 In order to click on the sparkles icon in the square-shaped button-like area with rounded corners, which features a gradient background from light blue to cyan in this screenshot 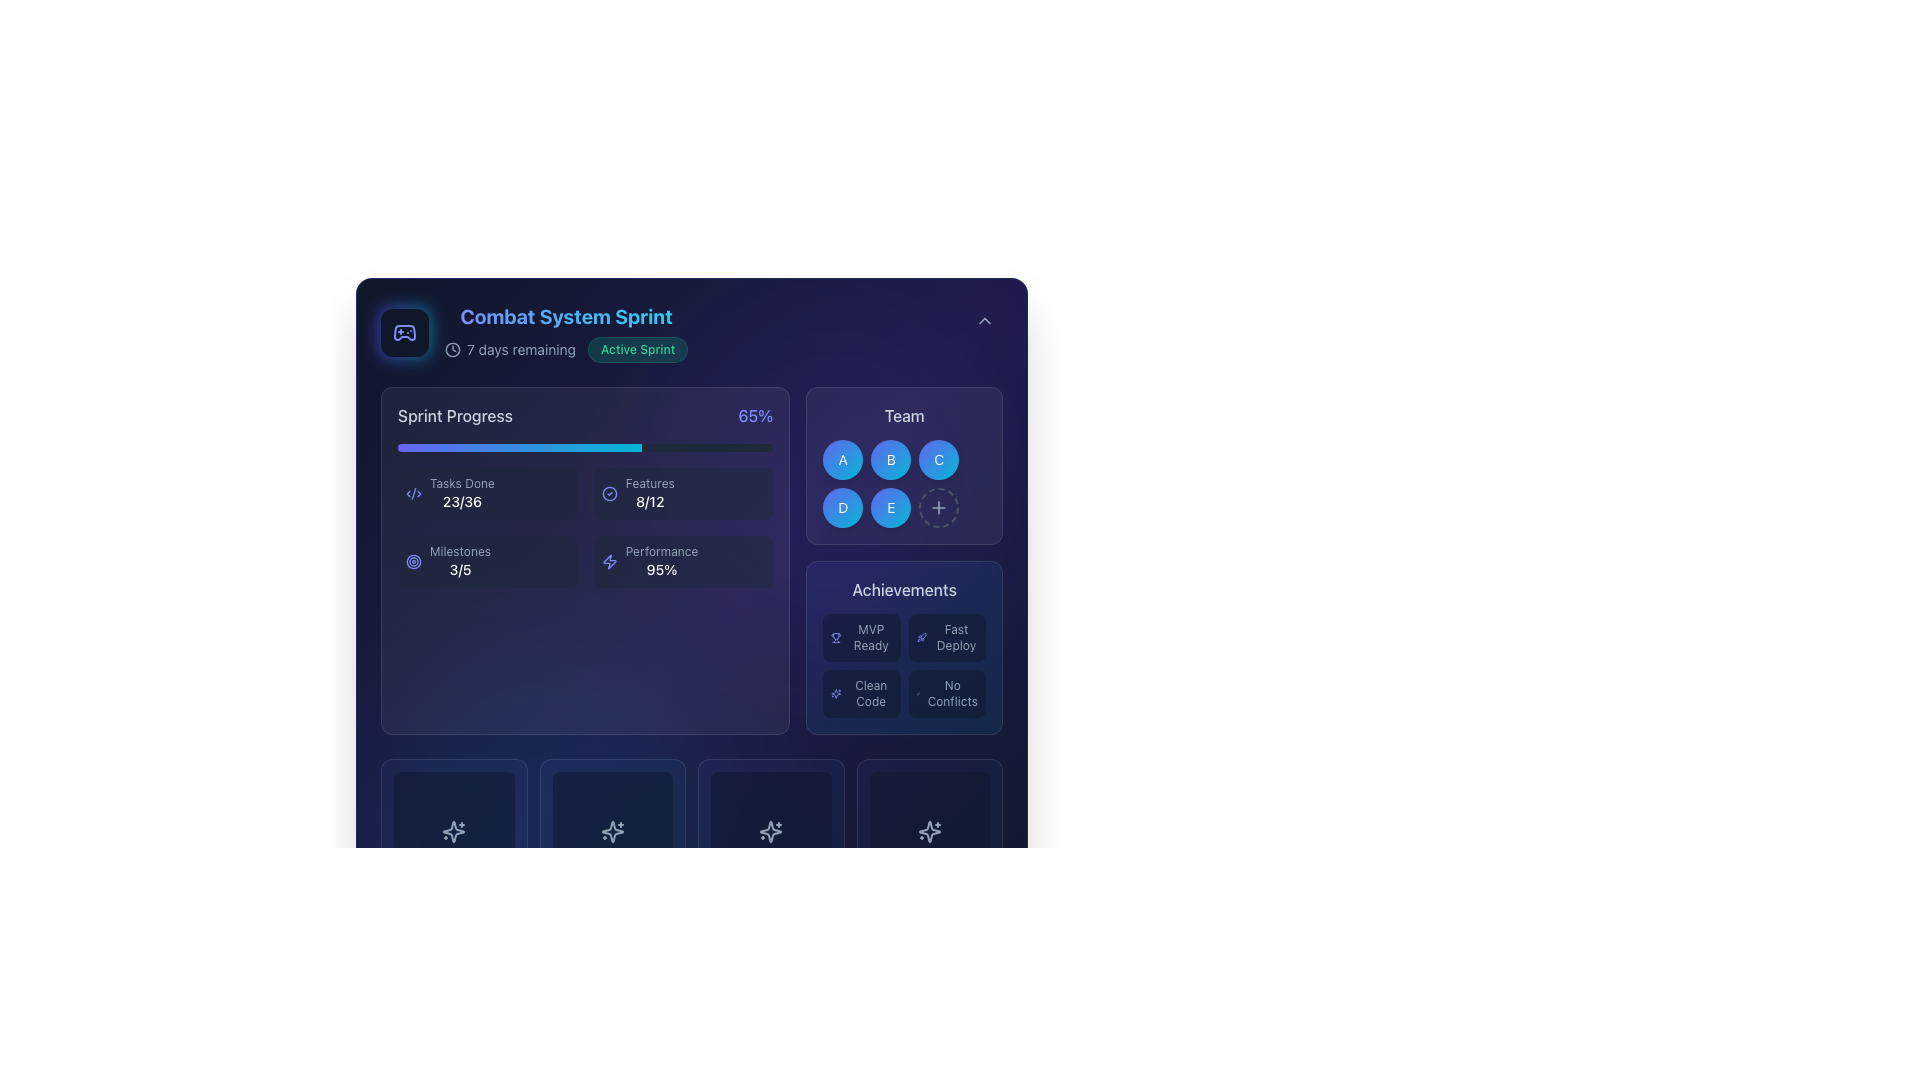, I will do `click(453, 832)`.